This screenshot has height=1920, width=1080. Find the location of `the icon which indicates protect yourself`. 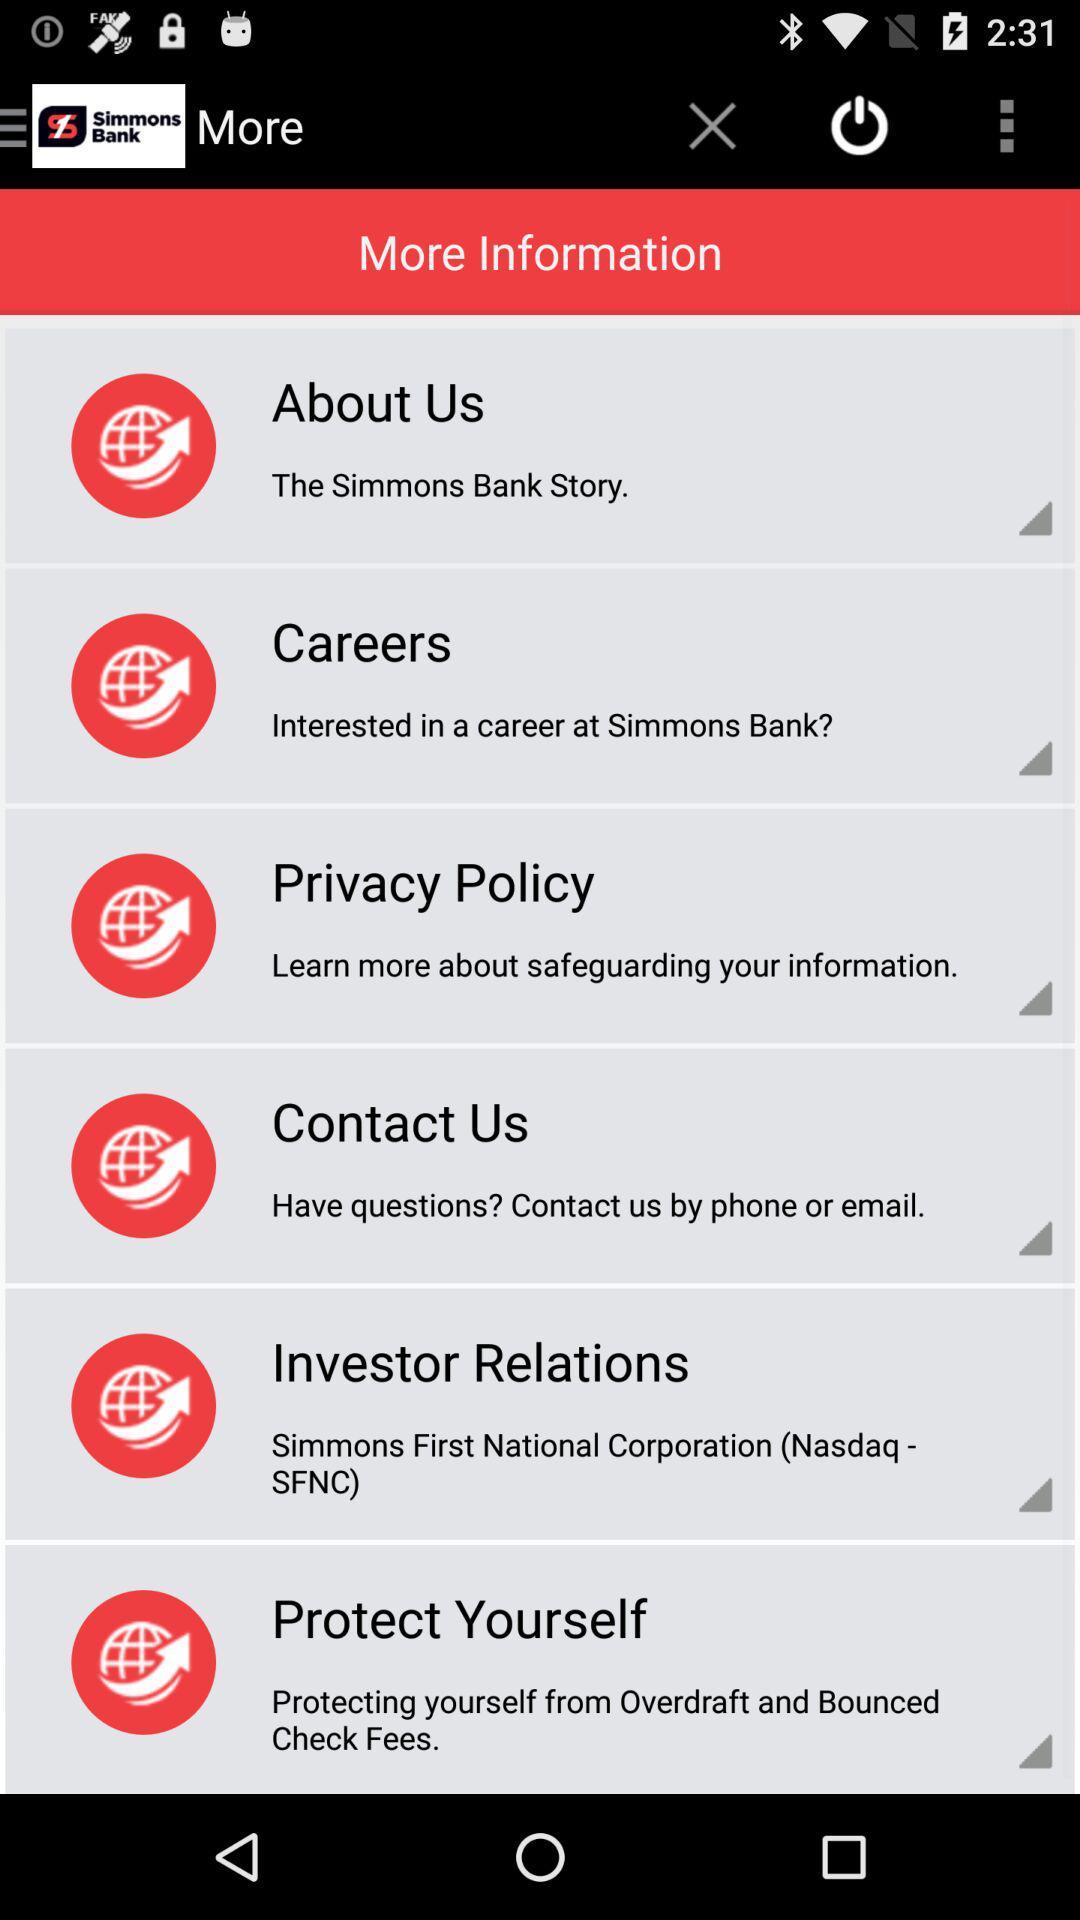

the icon which indicates protect yourself is located at coordinates (142, 1662).